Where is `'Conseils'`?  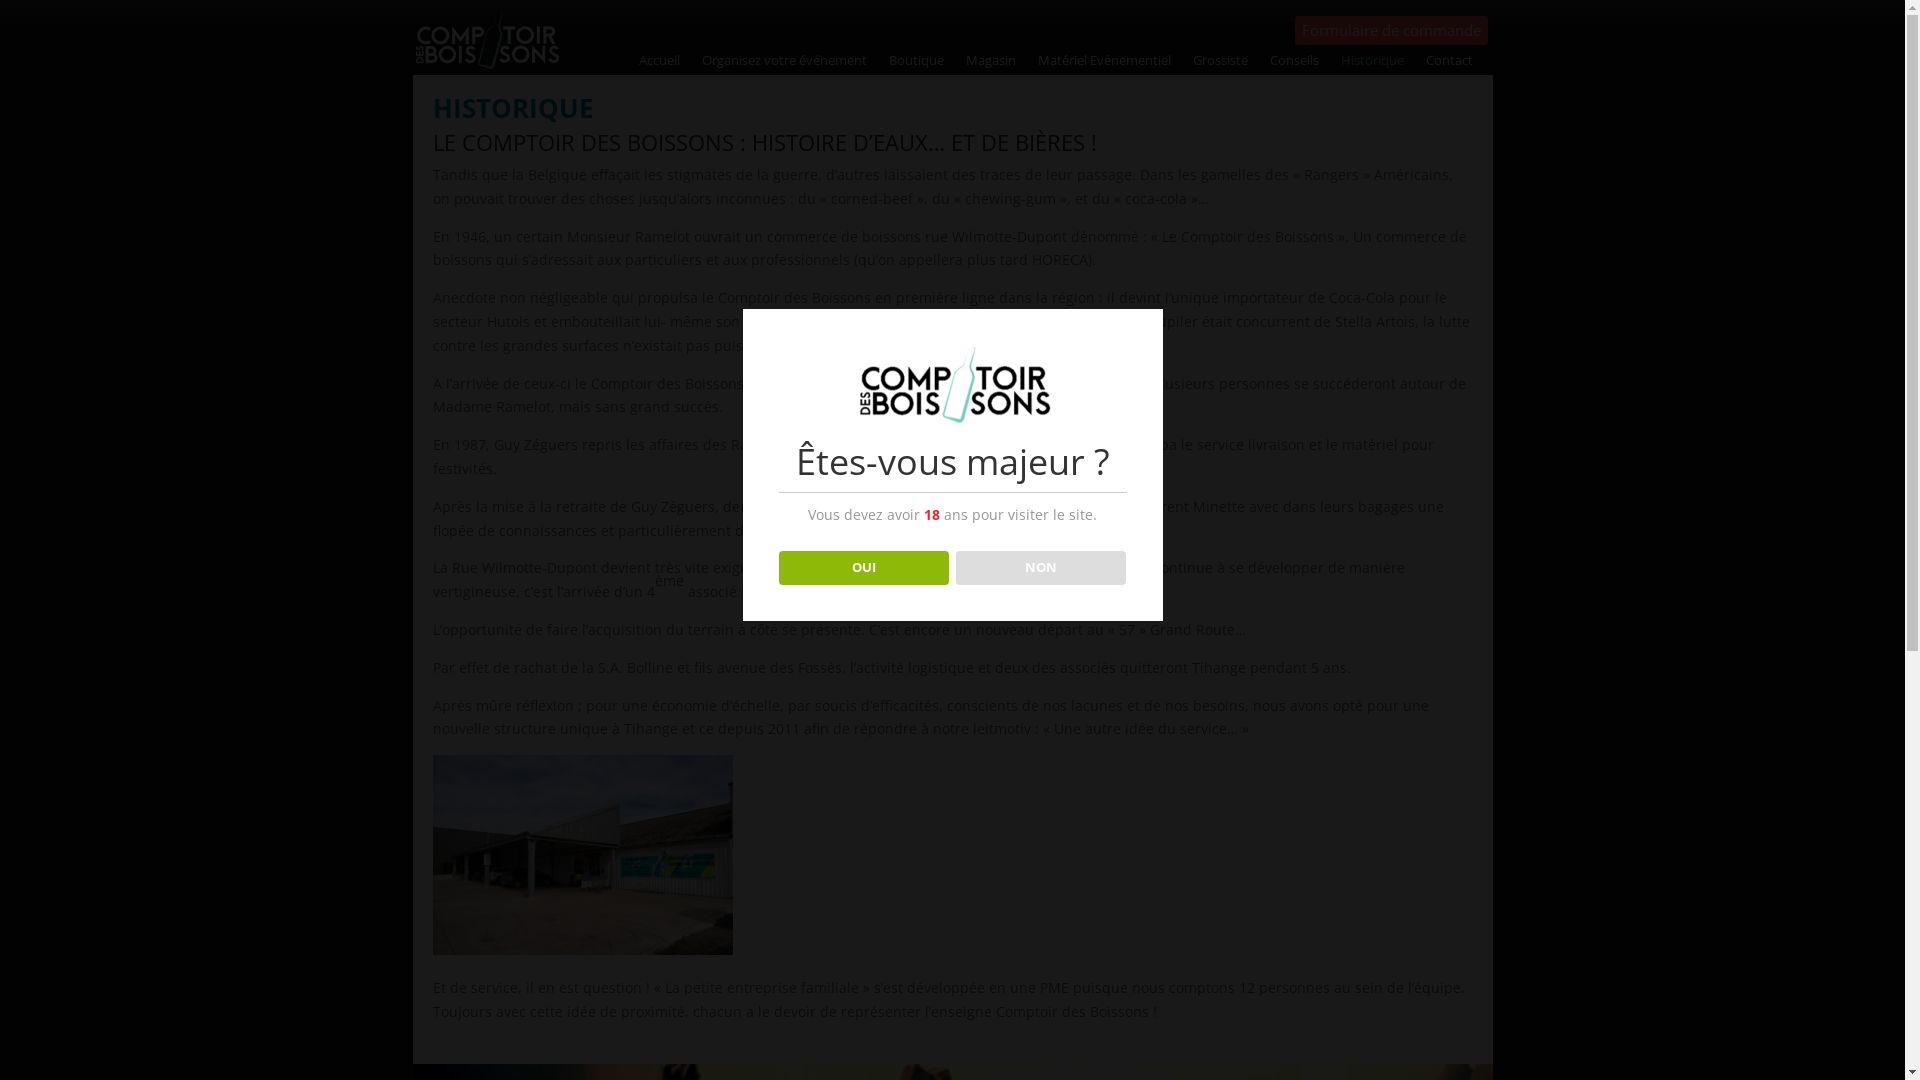
'Conseils' is located at coordinates (1294, 63).